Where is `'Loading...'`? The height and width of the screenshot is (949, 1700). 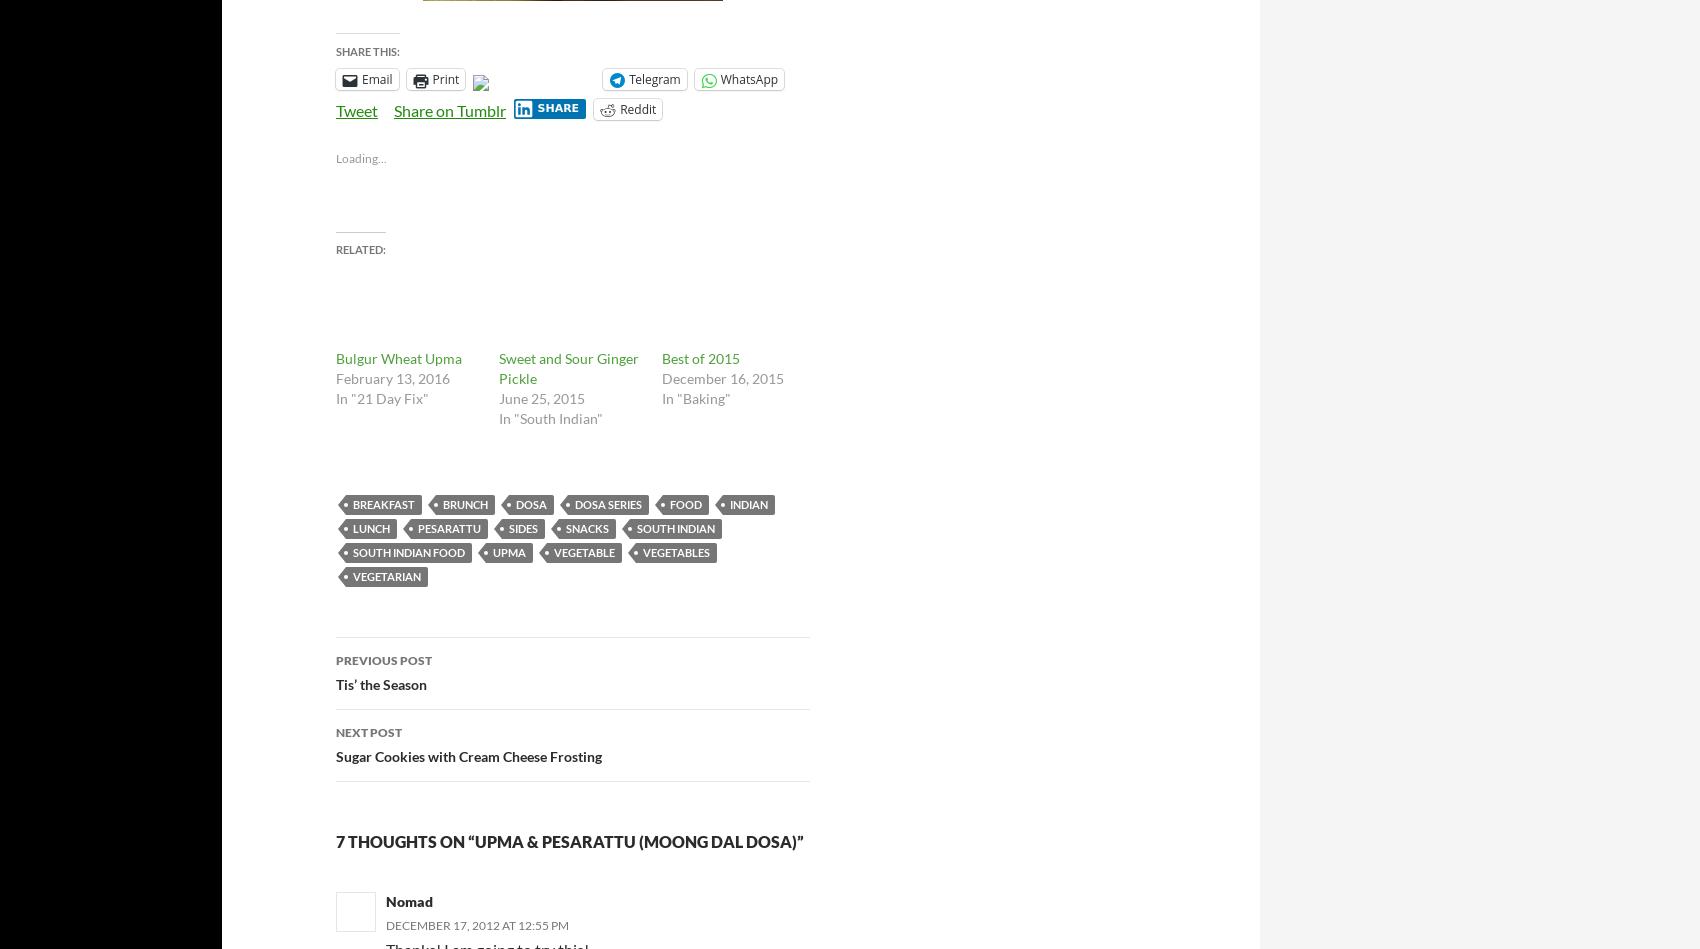 'Loading...' is located at coordinates (334, 158).